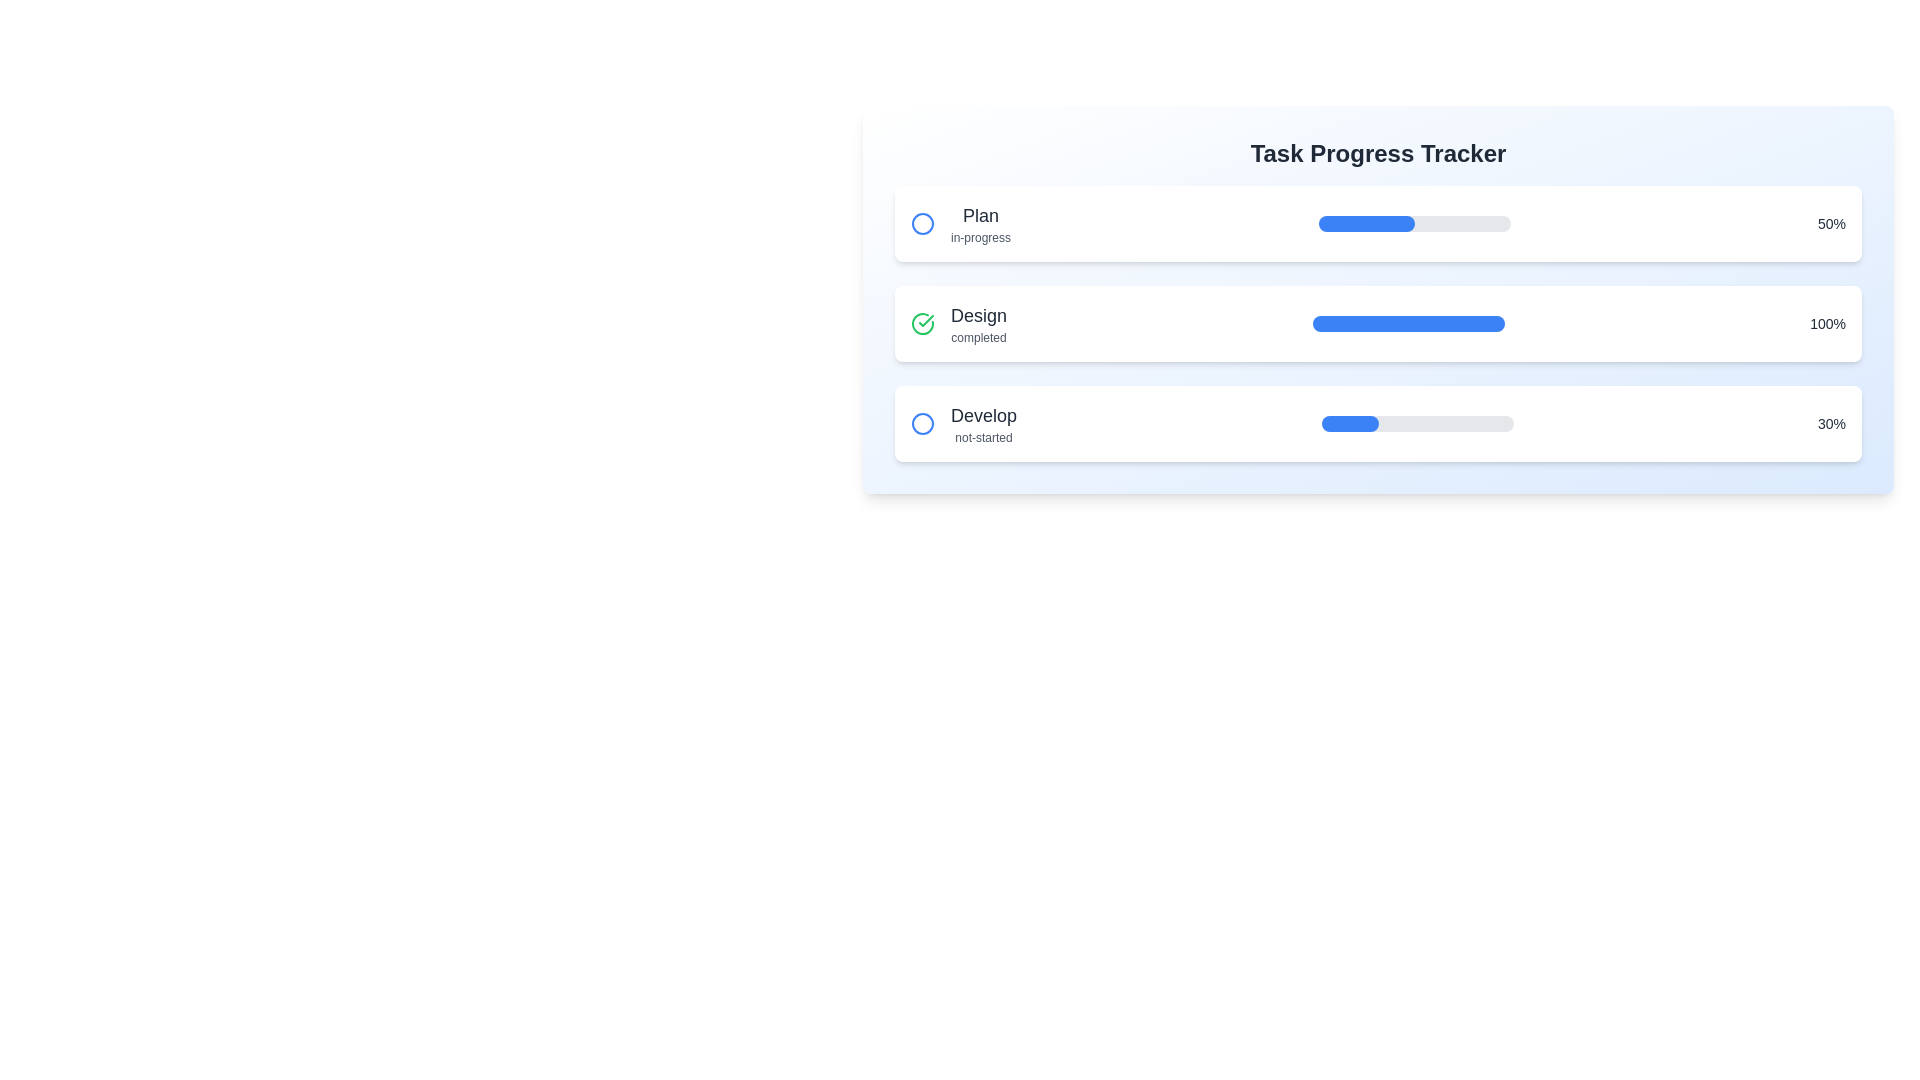  I want to click on the progress tracker item indicating 100% completion of the 'Design' task, which is the second item in a vertical list, so click(1377, 323).